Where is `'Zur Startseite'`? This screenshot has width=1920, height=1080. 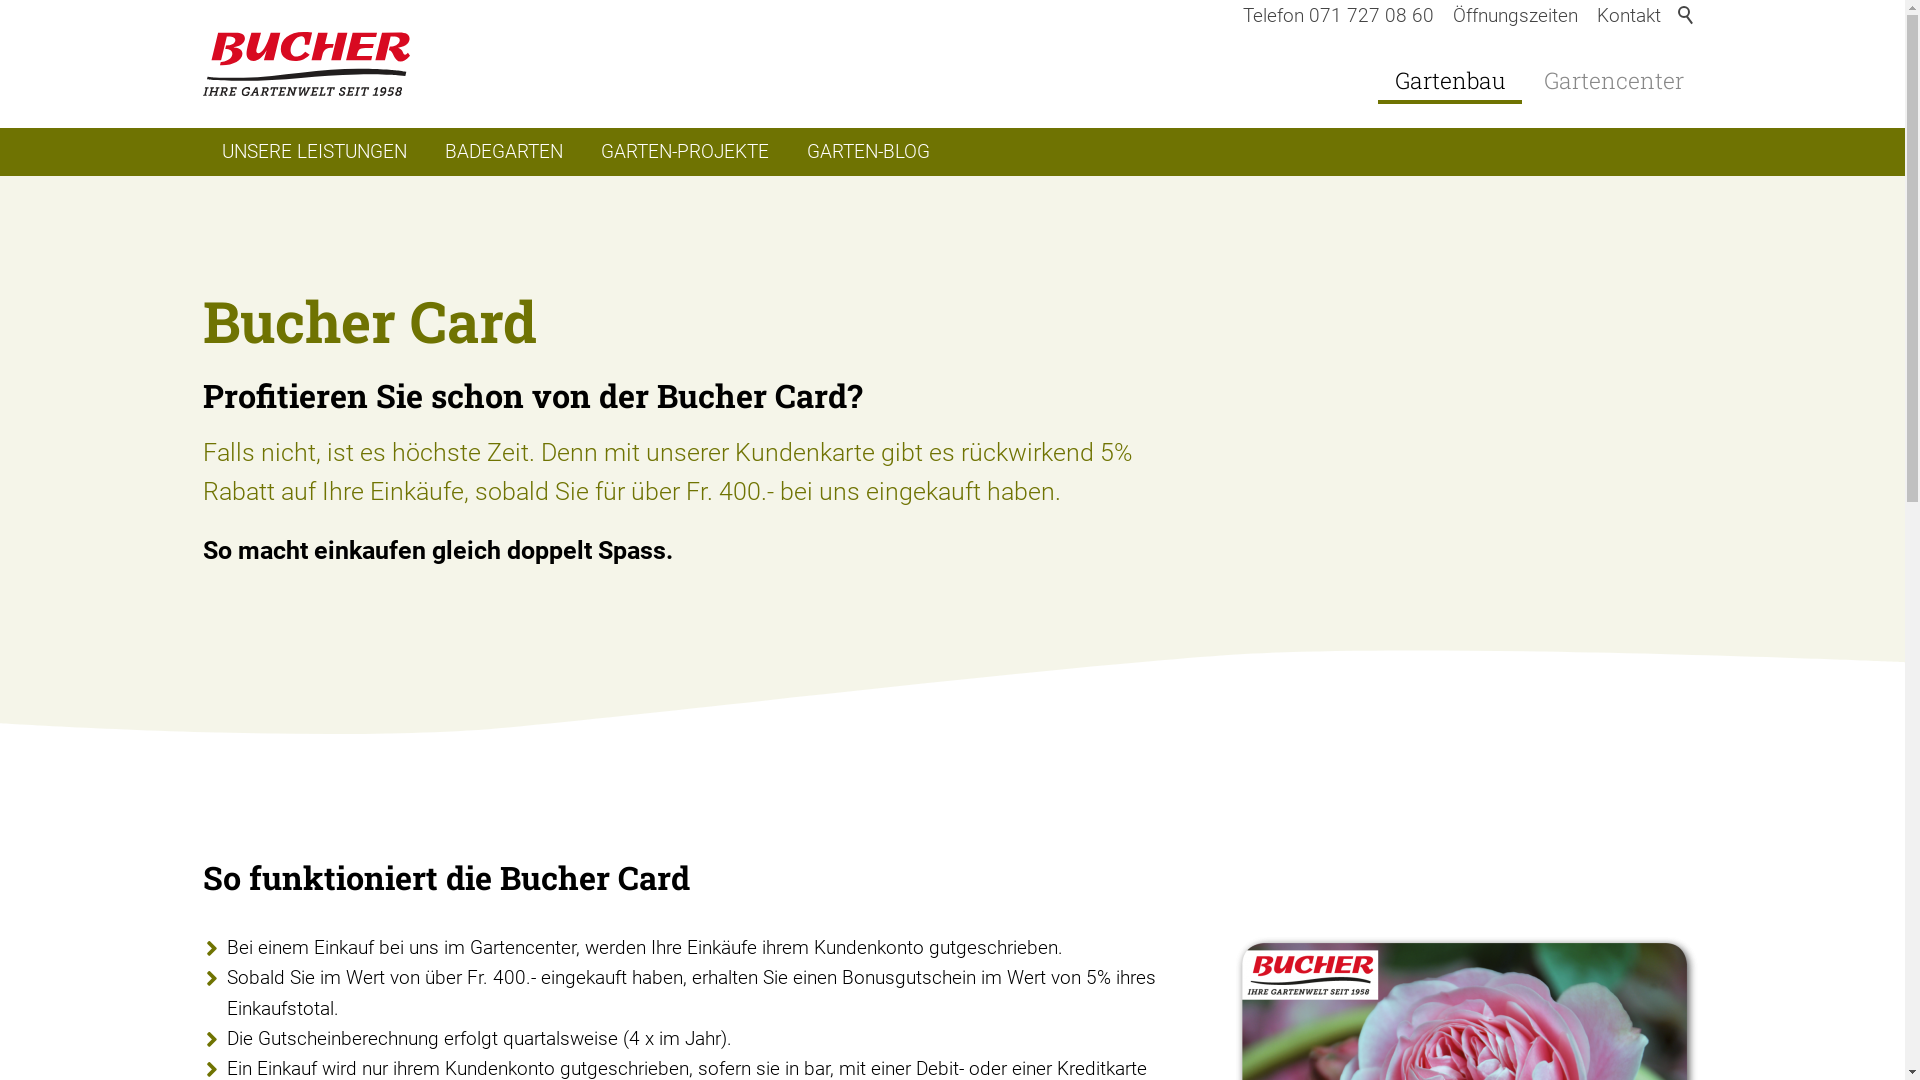
'Zur Startseite' is located at coordinates (305, 63).